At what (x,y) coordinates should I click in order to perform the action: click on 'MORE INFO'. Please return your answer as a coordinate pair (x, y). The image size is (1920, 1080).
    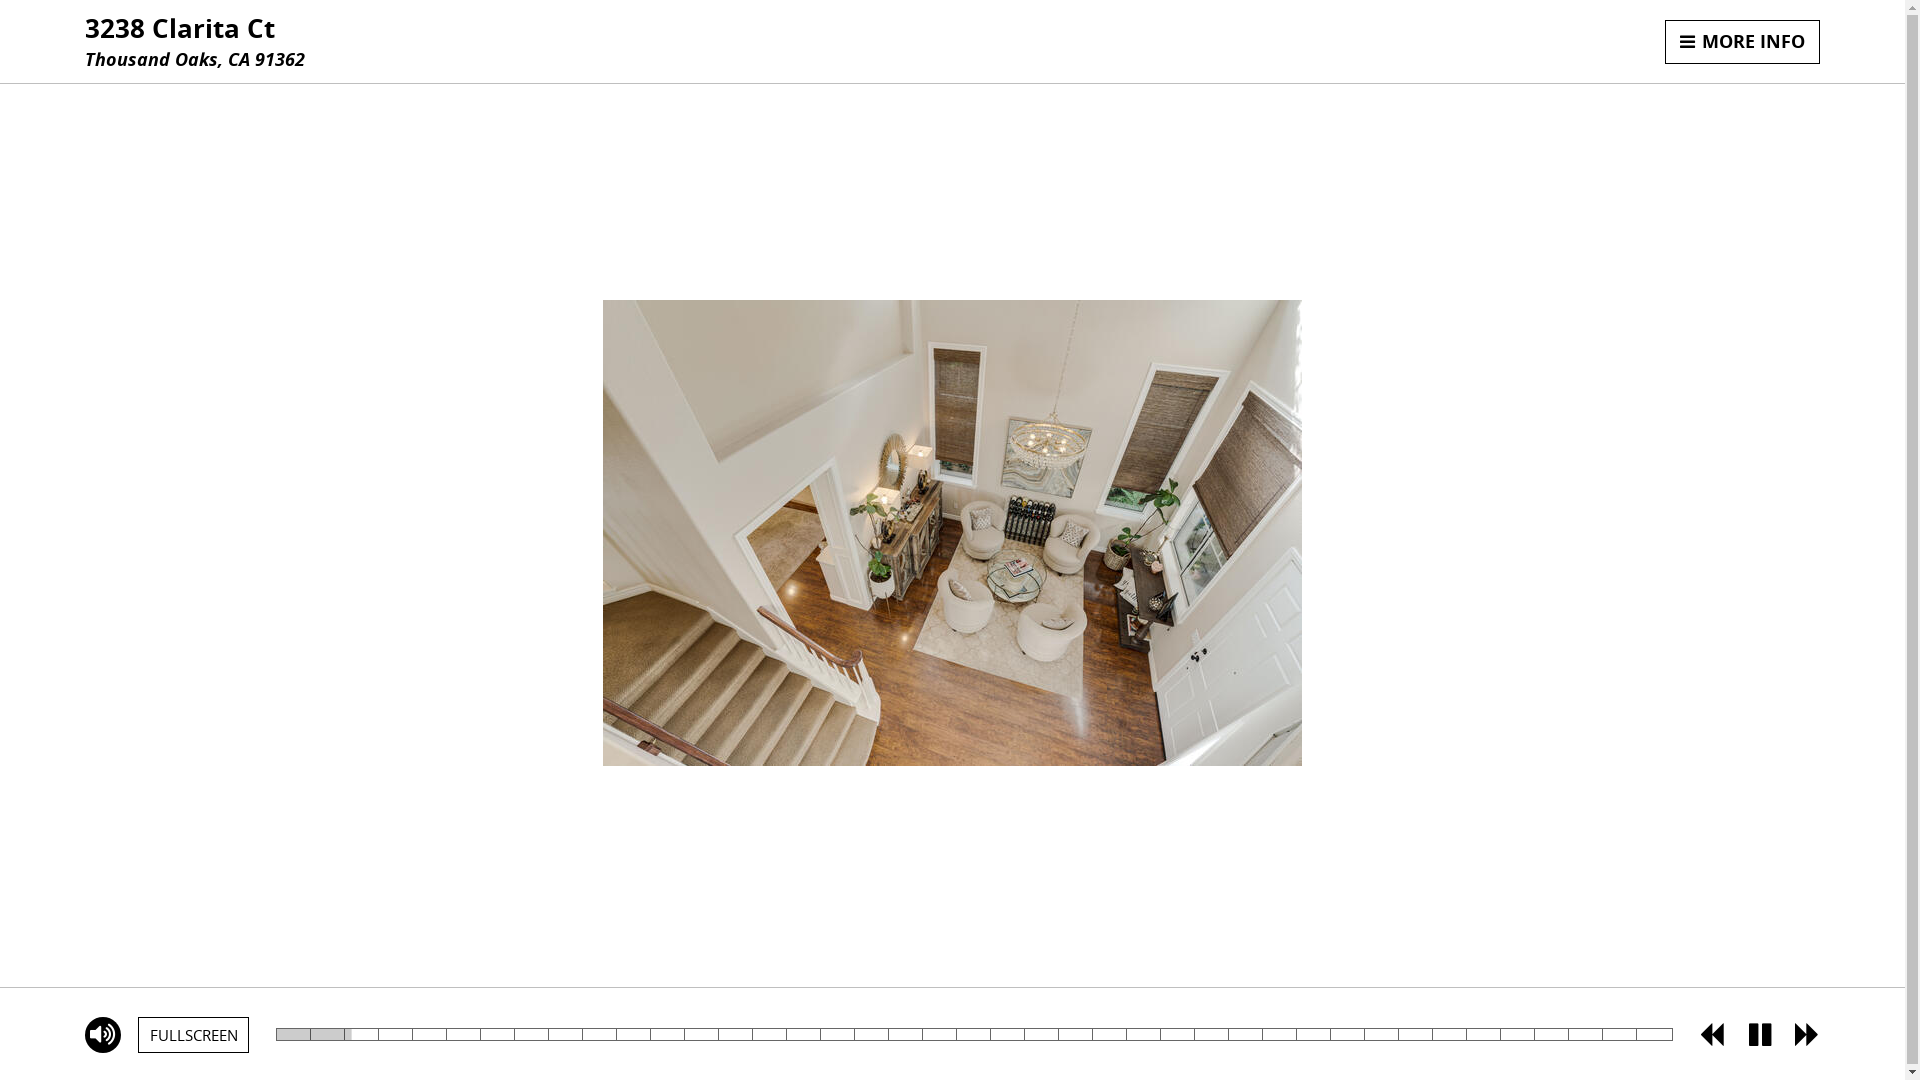
    Looking at the image, I should click on (1741, 42).